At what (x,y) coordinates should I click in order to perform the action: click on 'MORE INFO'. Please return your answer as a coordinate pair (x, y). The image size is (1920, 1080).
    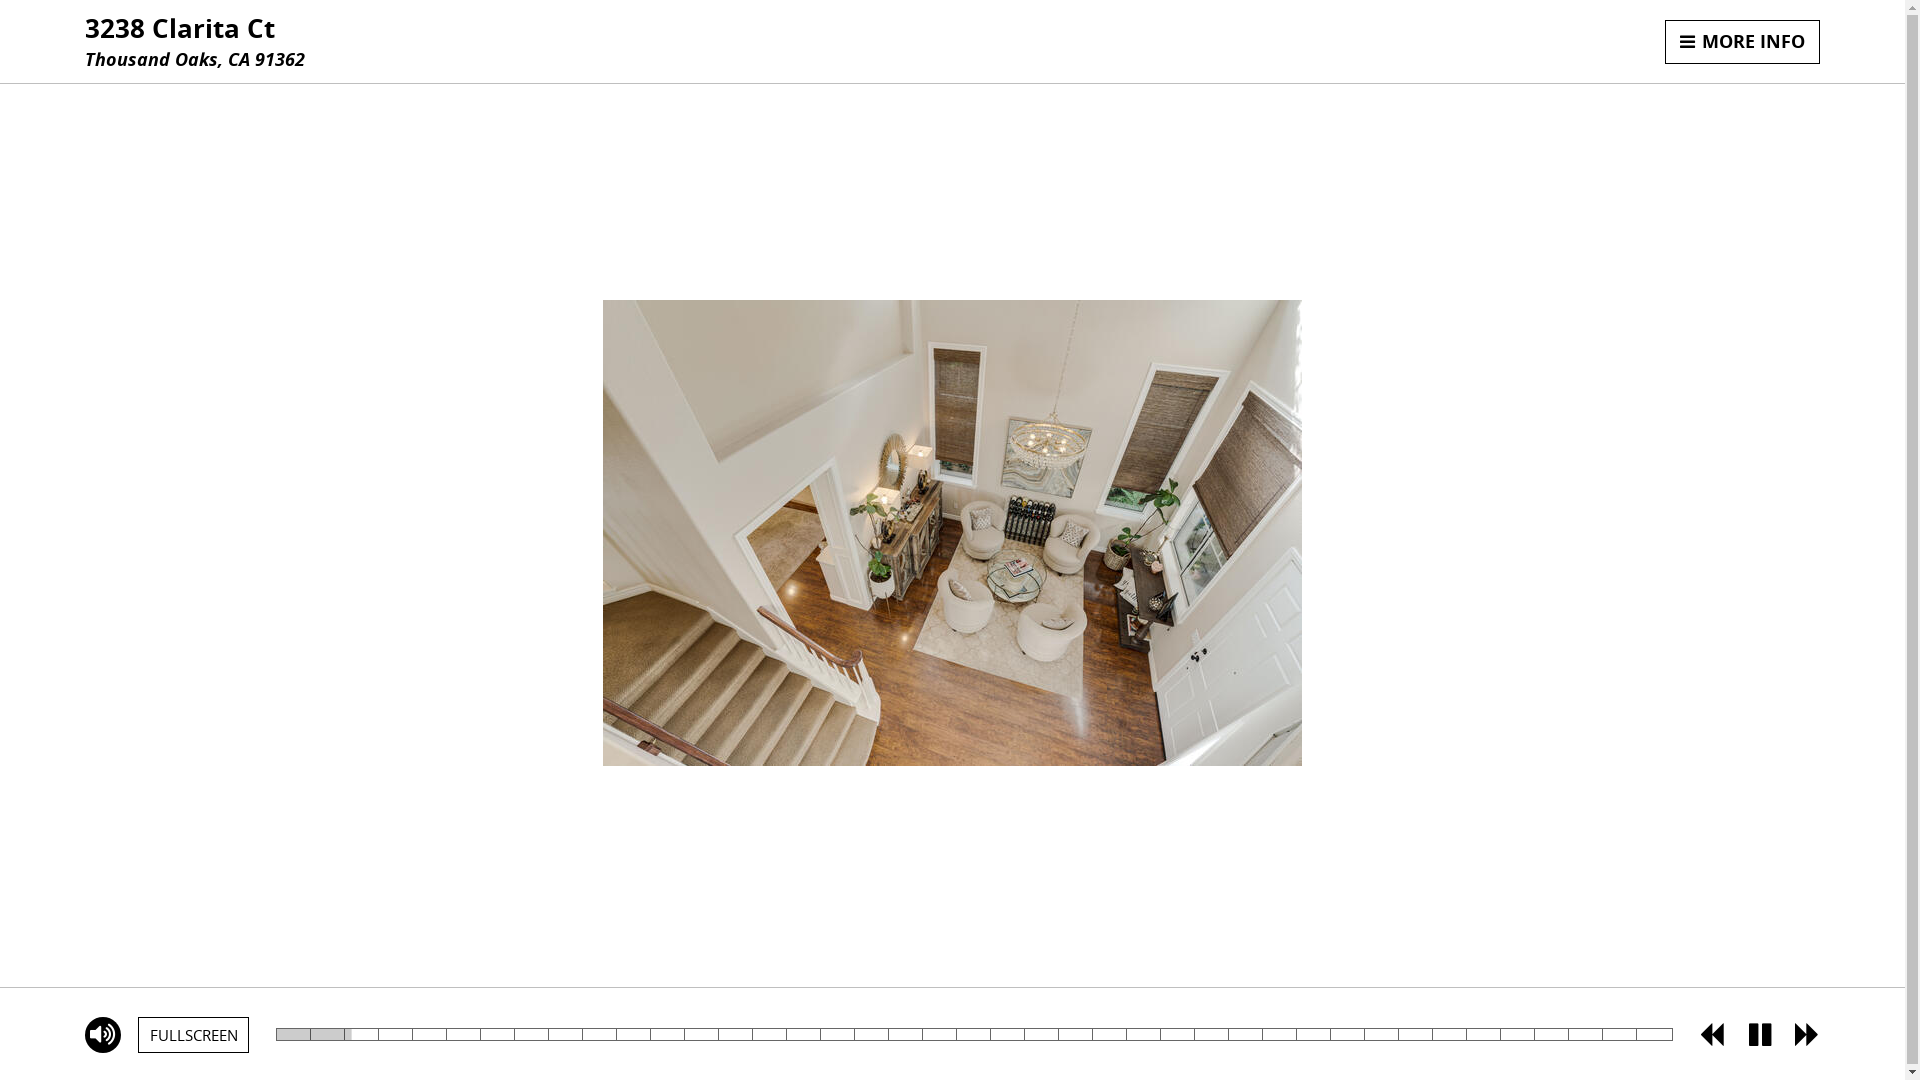
    Looking at the image, I should click on (1741, 42).